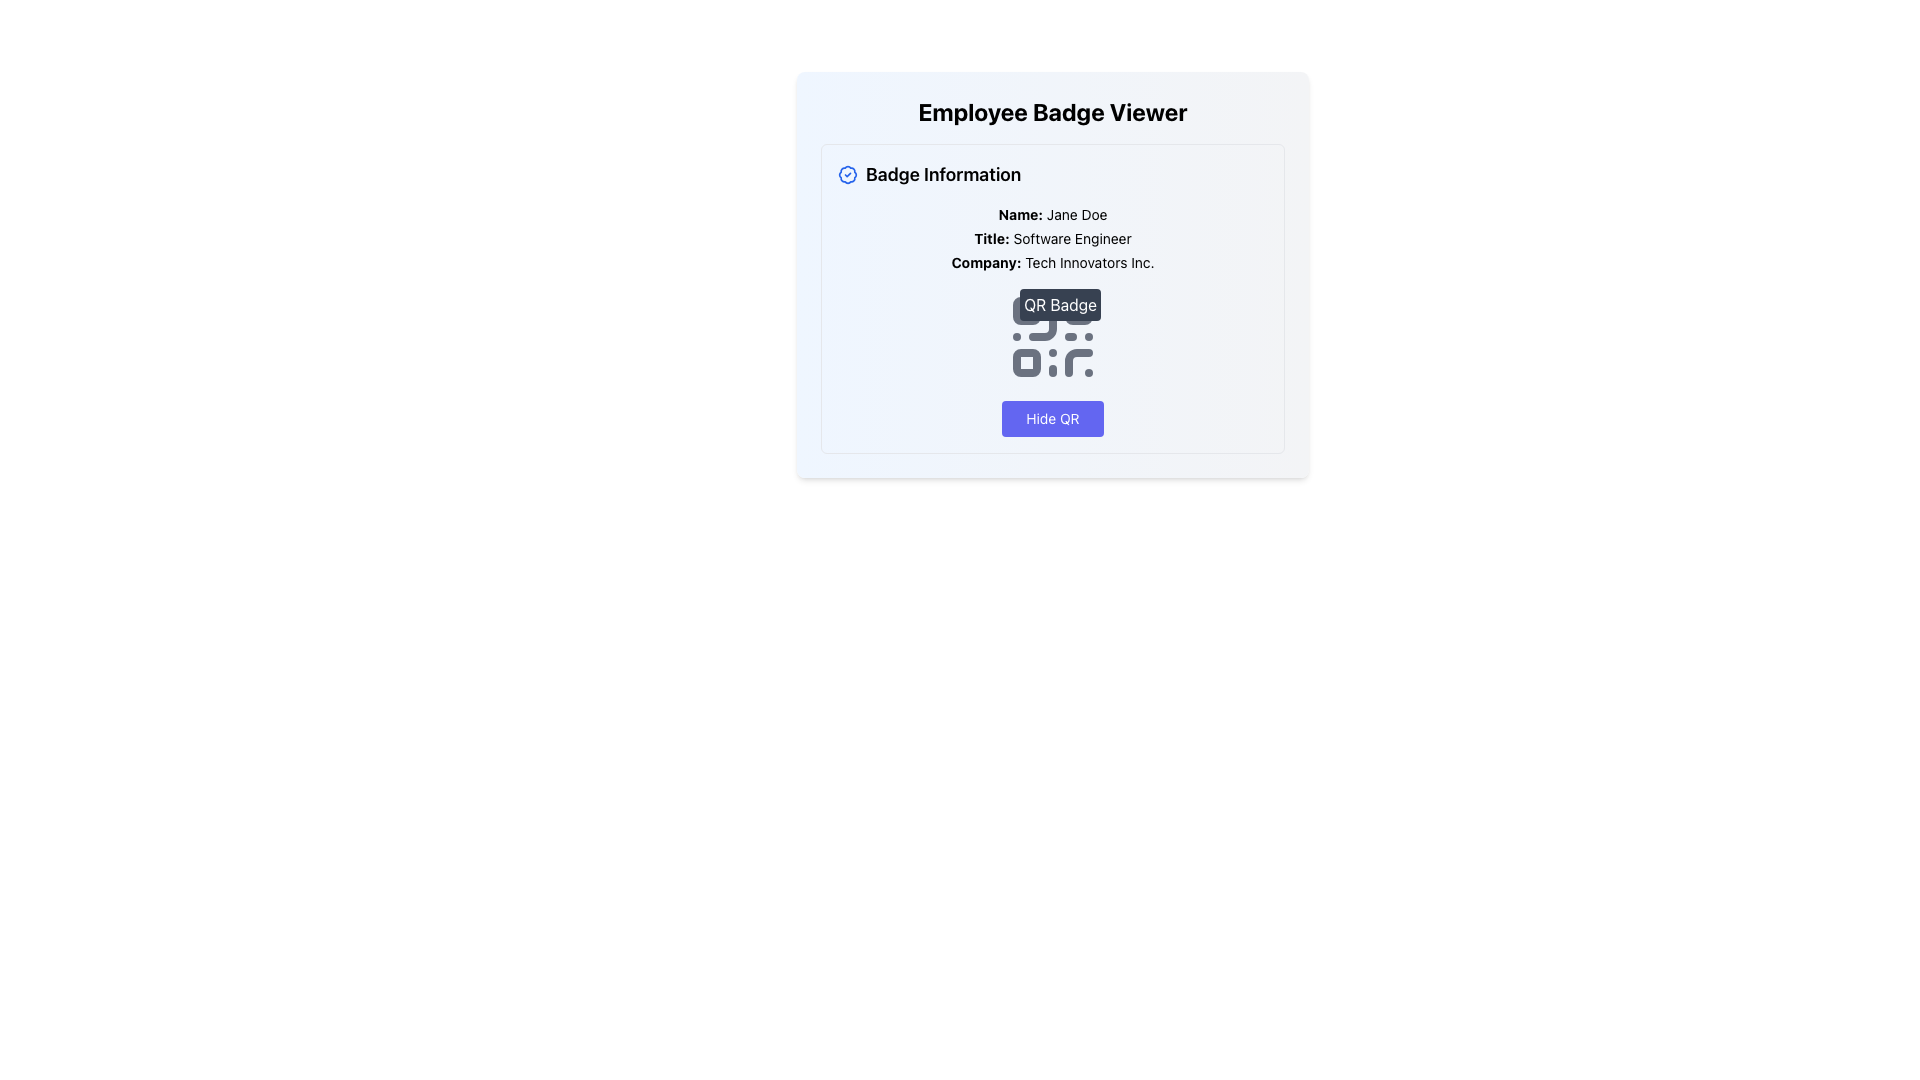  What do you see at coordinates (1051, 261) in the screenshot?
I see `the Text Display element which shows the company name, positioned below the Title section in the Badge Information card` at bounding box center [1051, 261].